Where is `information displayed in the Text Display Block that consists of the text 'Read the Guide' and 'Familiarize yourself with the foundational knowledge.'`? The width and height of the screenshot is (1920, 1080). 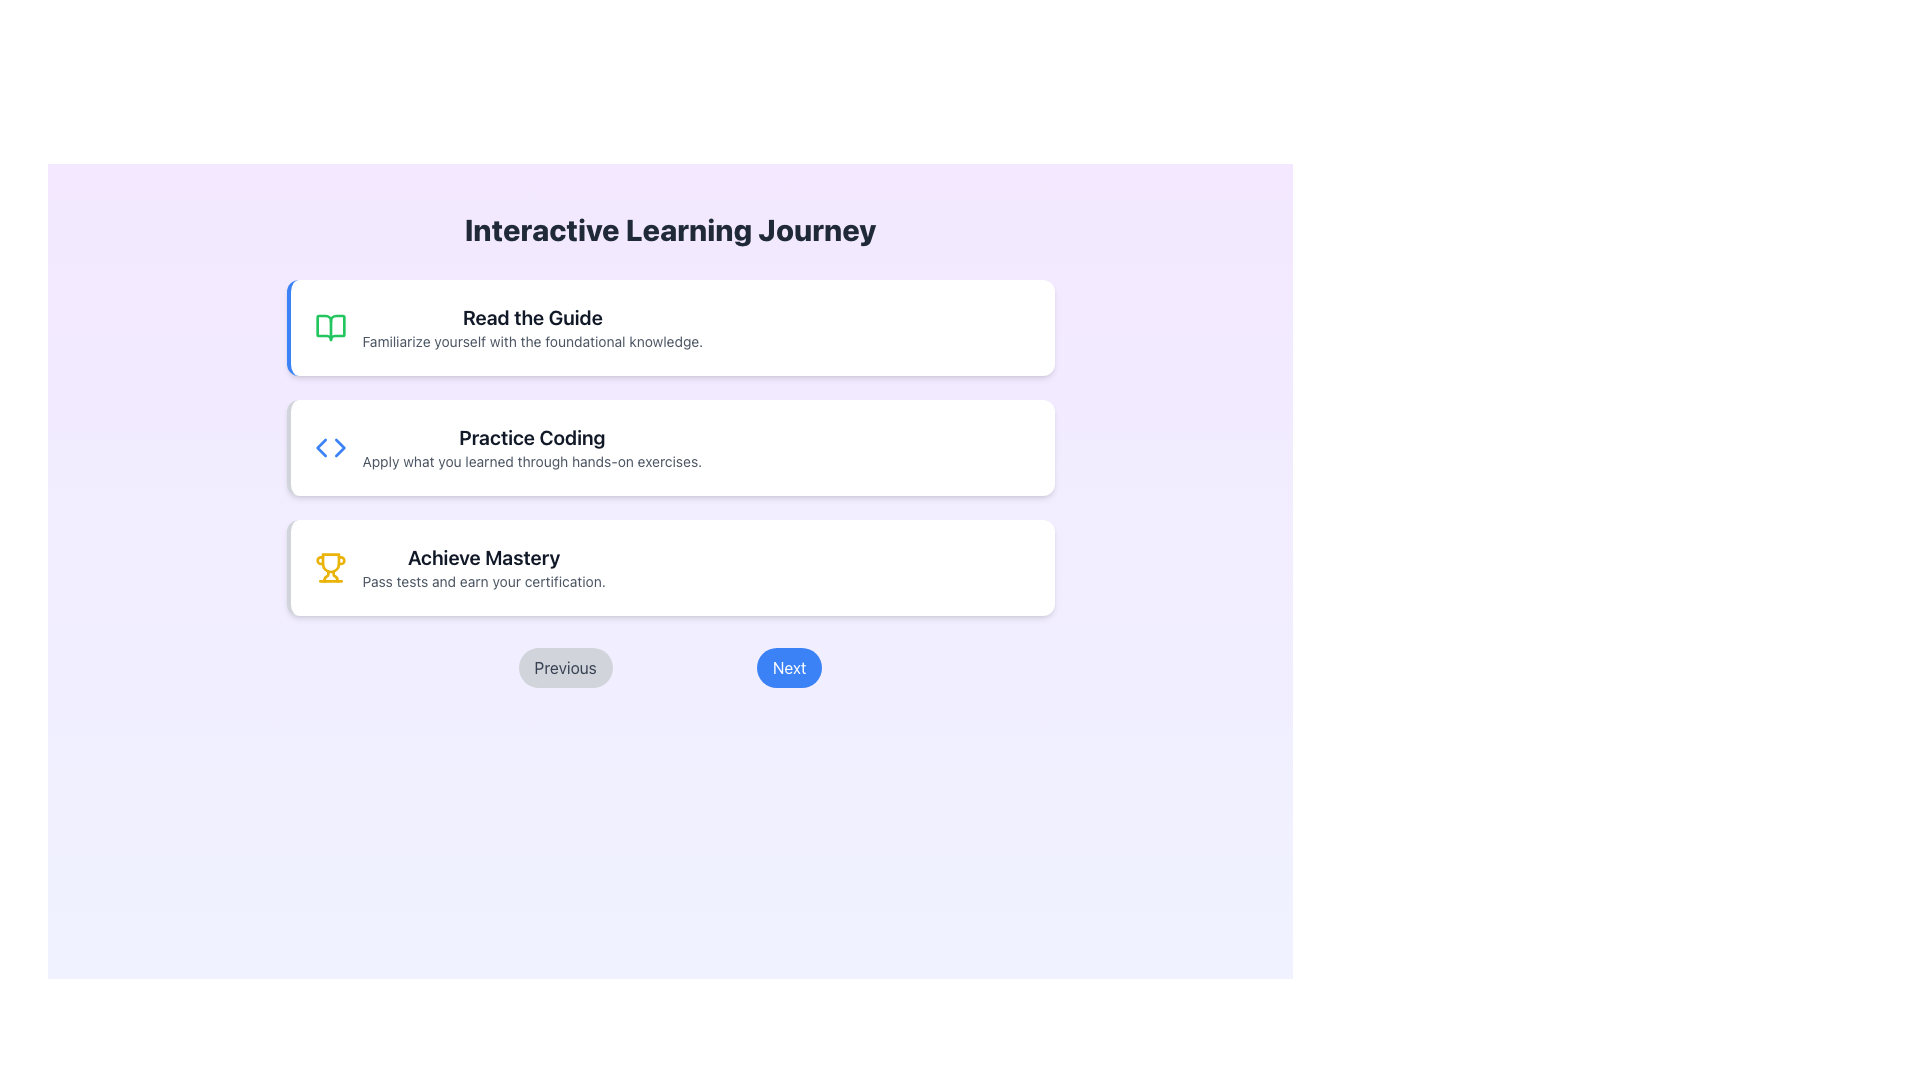
information displayed in the Text Display Block that consists of the text 'Read the Guide' and 'Familiarize yourself with the foundational knowledge.' is located at coordinates (532, 326).